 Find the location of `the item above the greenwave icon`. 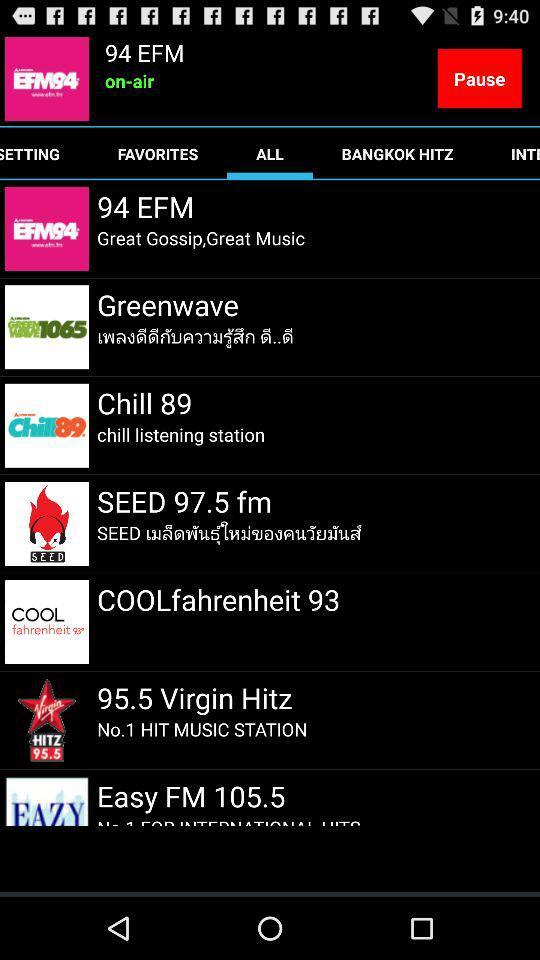

the item above the greenwave icon is located at coordinates (201, 238).